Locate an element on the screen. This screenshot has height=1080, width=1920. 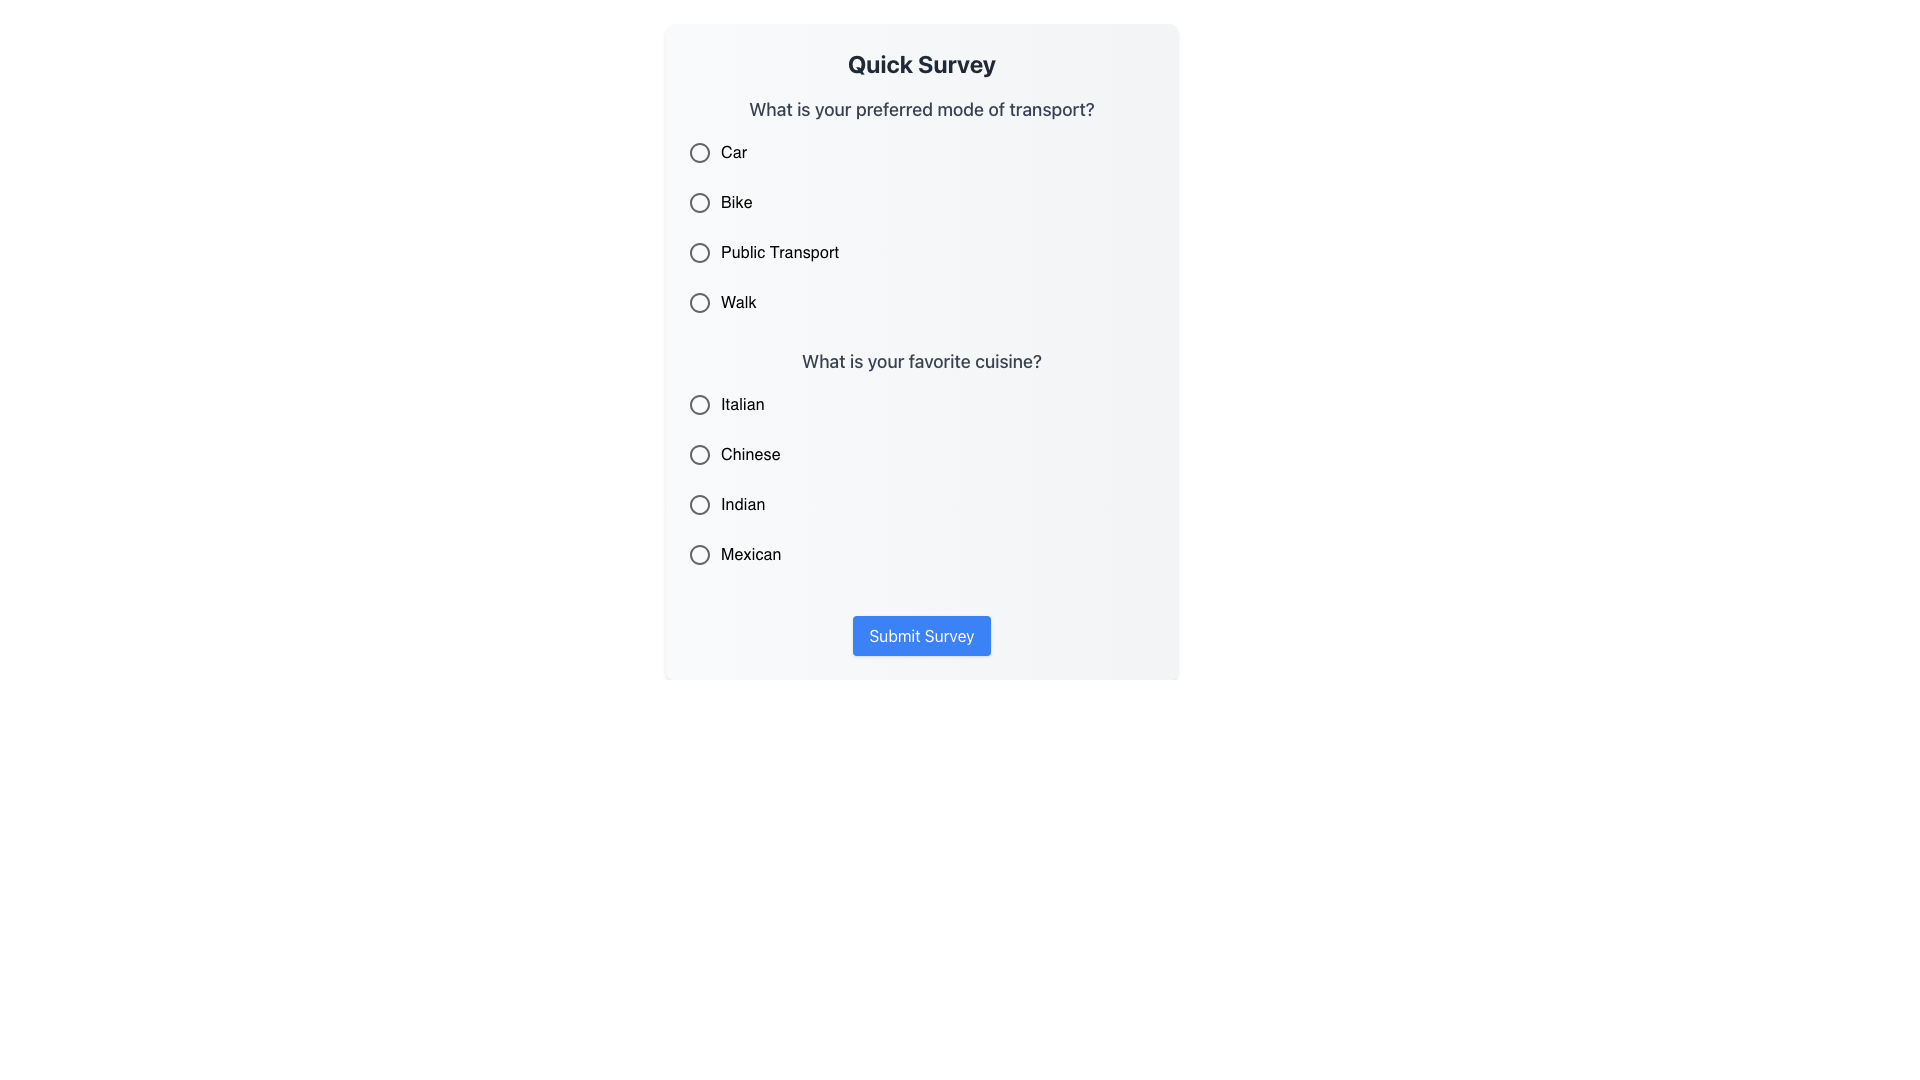
the radio button for the survey option 'Public Transport', which is the third option under the question 'What is your preferred mode of transport?' is located at coordinates (700, 252).